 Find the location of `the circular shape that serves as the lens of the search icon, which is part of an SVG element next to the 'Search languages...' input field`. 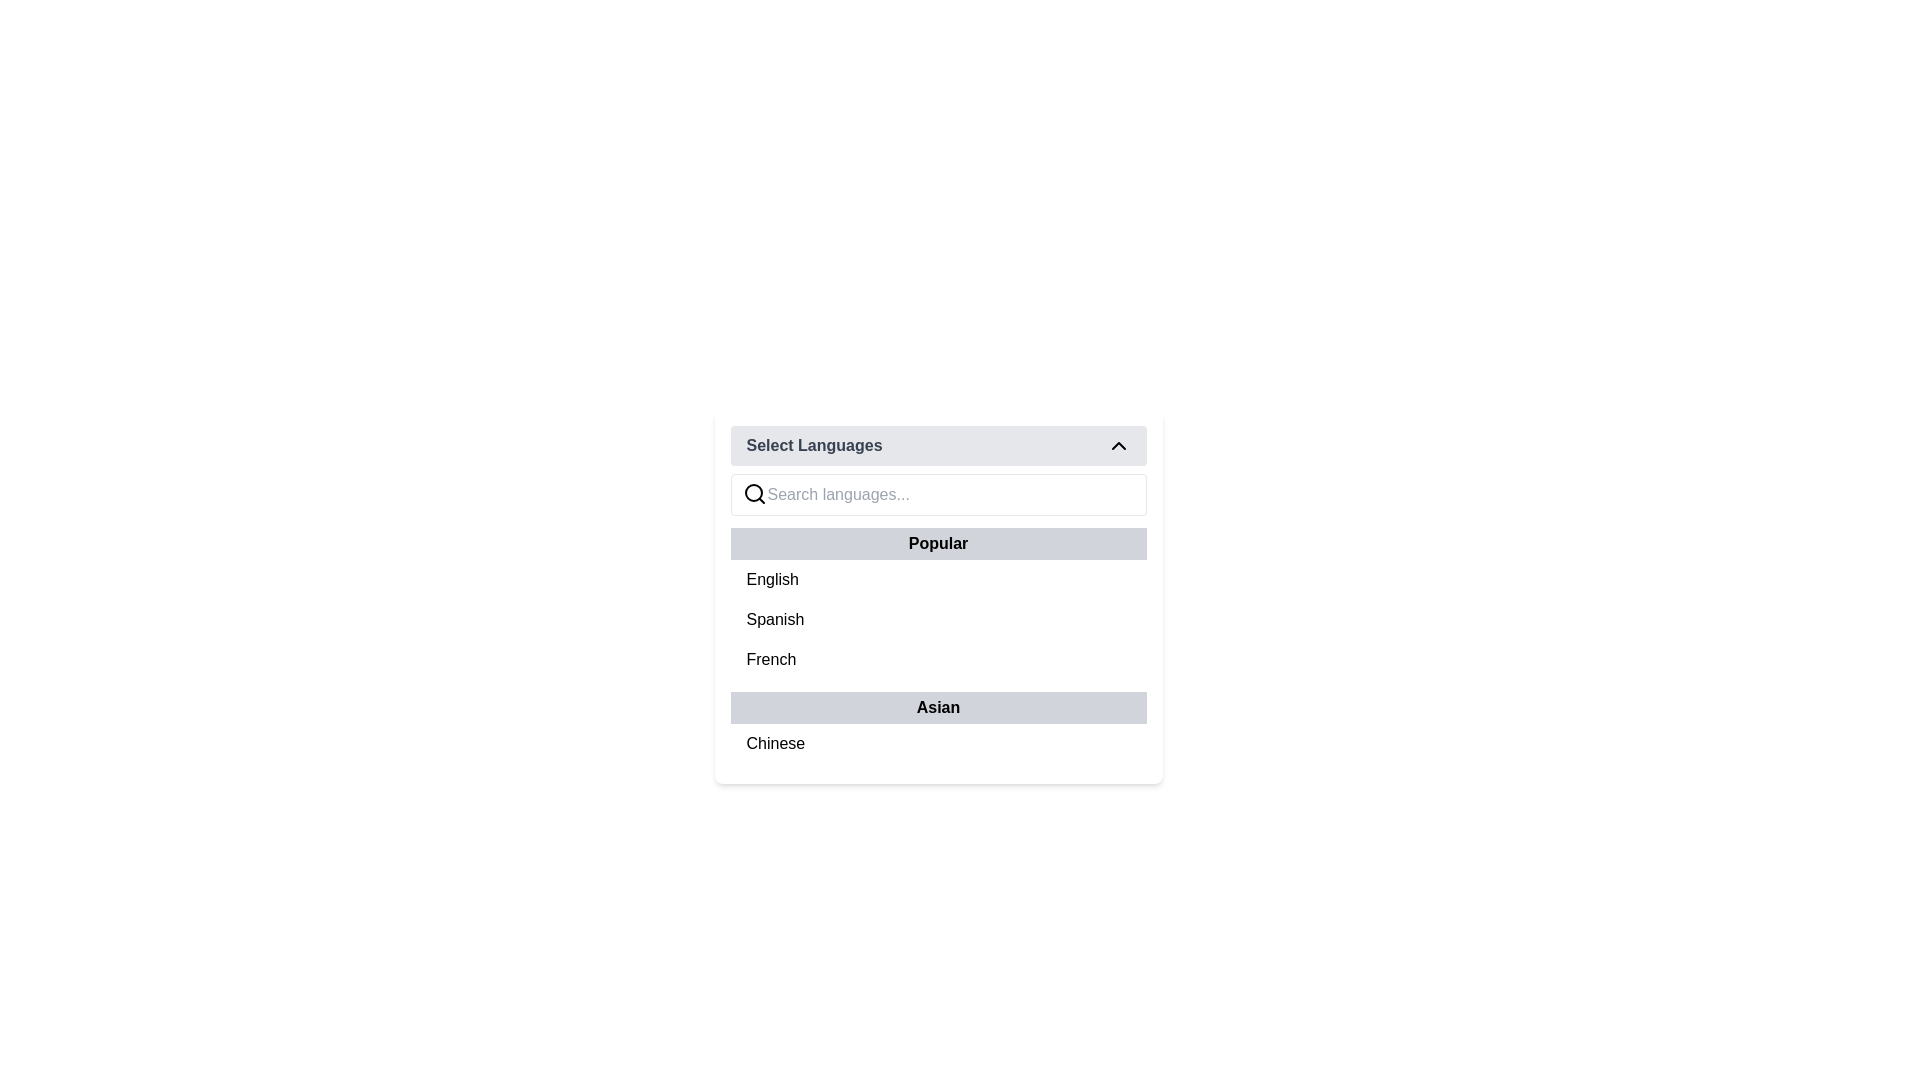

the circular shape that serves as the lens of the search icon, which is part of an SVG element next to the 'Search languages...' input field is located at coordinates (752, 493).